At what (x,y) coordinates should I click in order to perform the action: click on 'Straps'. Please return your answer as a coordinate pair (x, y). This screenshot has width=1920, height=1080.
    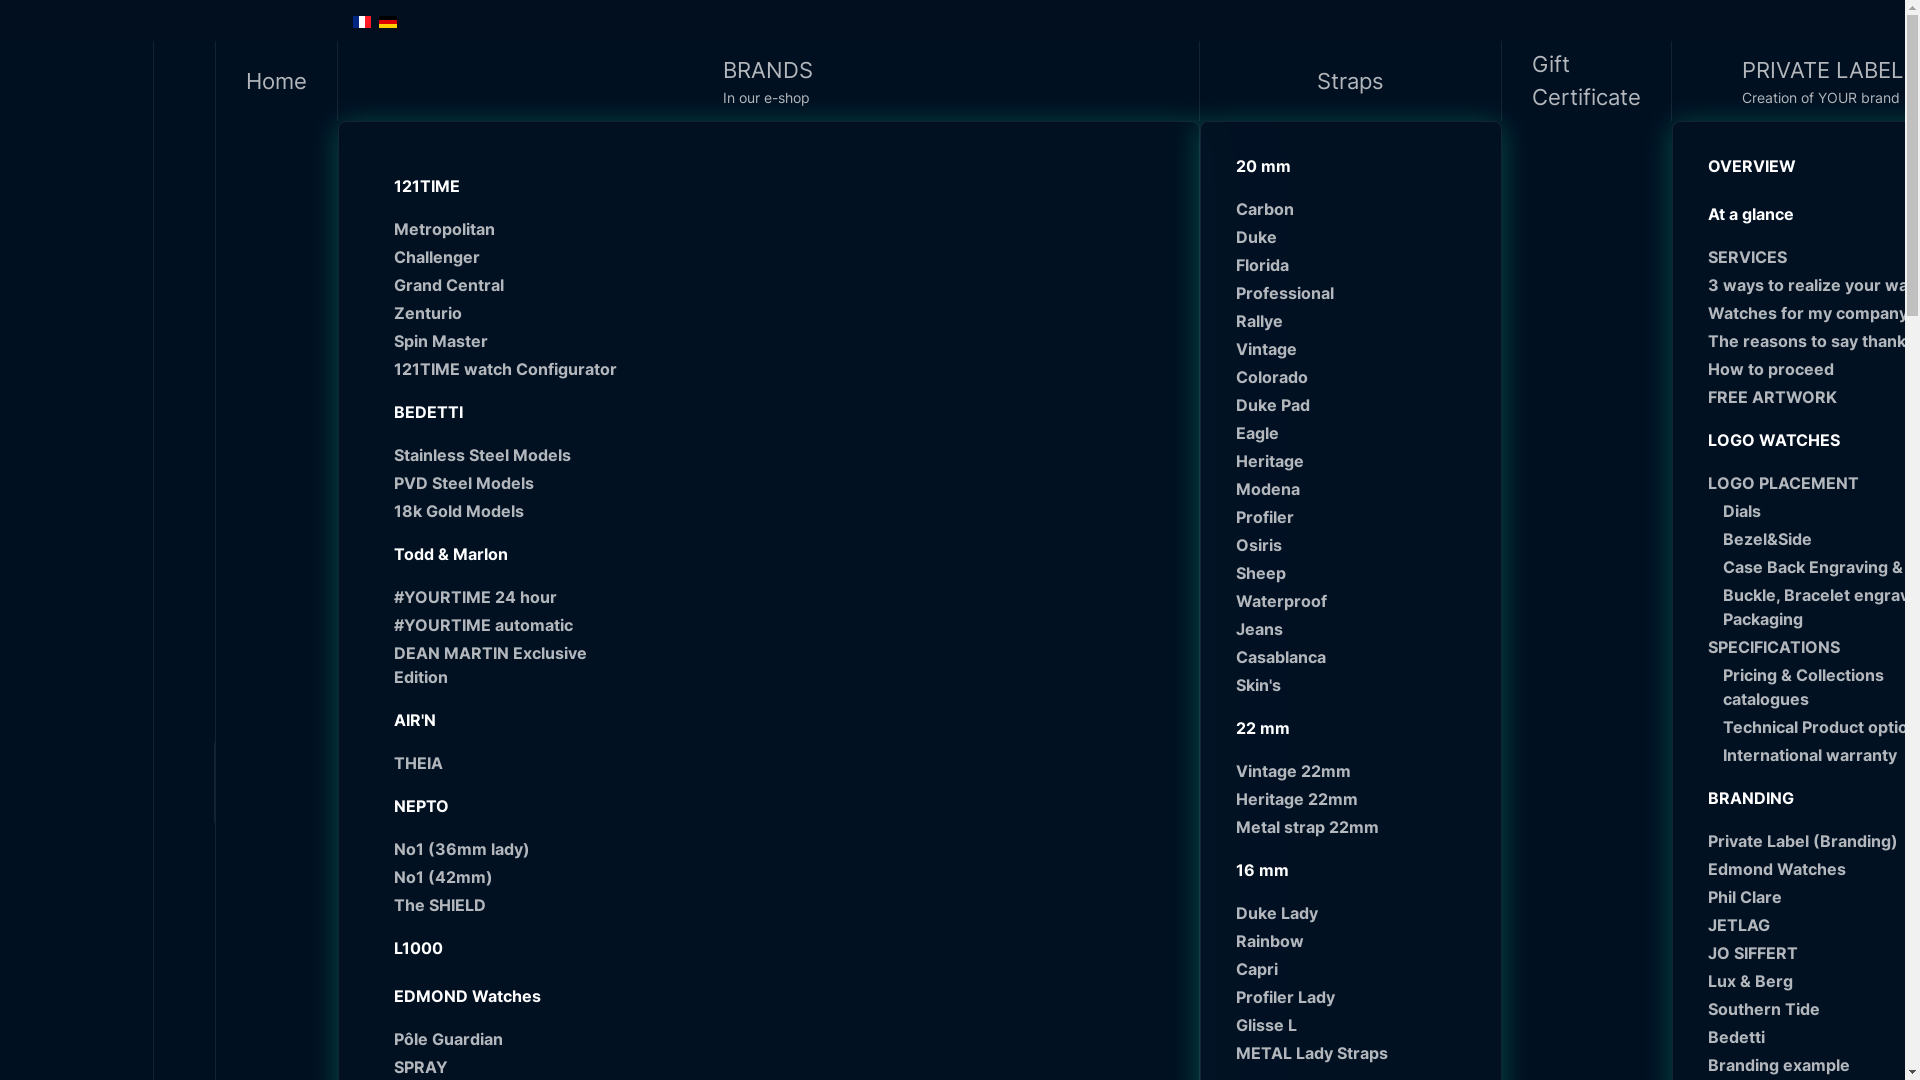
    Looking at the image, I should click on (1350, 80).